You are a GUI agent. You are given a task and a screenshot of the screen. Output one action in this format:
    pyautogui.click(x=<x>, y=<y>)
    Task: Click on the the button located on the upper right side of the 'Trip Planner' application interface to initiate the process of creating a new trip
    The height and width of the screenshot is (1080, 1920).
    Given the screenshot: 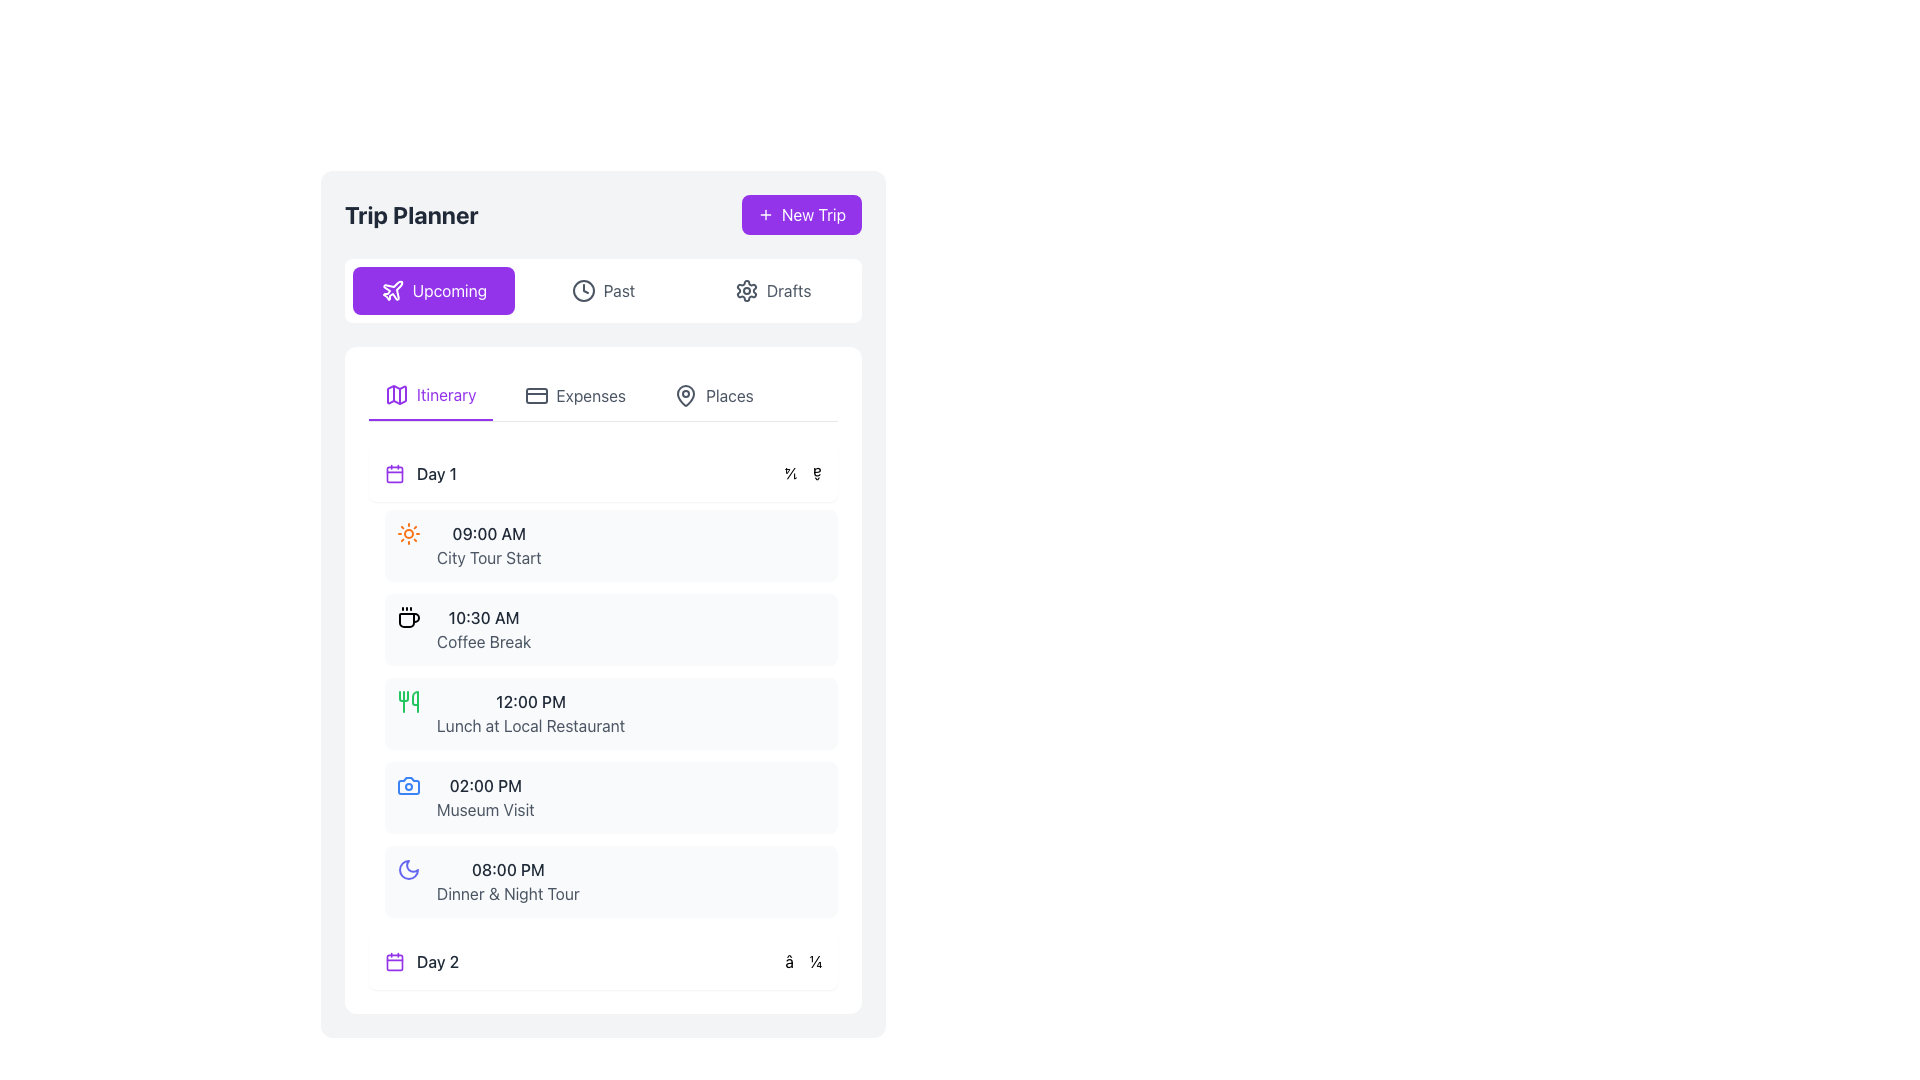 What is the action you would take?
    pyautogui.click(x=801, y=215)
    